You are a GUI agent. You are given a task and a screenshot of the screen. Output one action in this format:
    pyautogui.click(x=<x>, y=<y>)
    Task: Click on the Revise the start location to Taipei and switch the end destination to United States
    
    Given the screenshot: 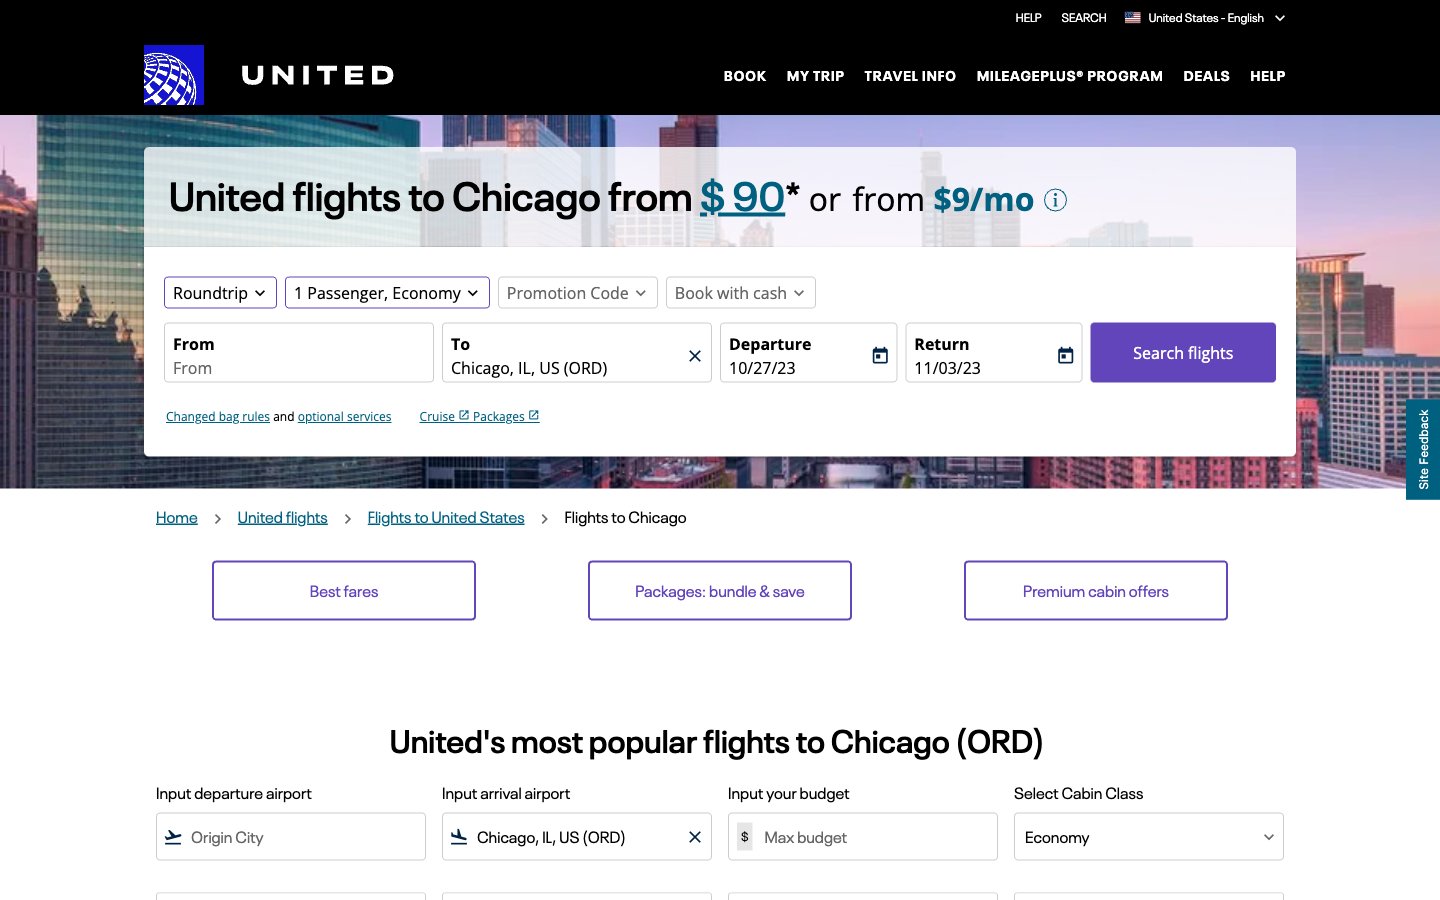 What is the action you would take?
    pyautogui.click(x=297, y=368)
    